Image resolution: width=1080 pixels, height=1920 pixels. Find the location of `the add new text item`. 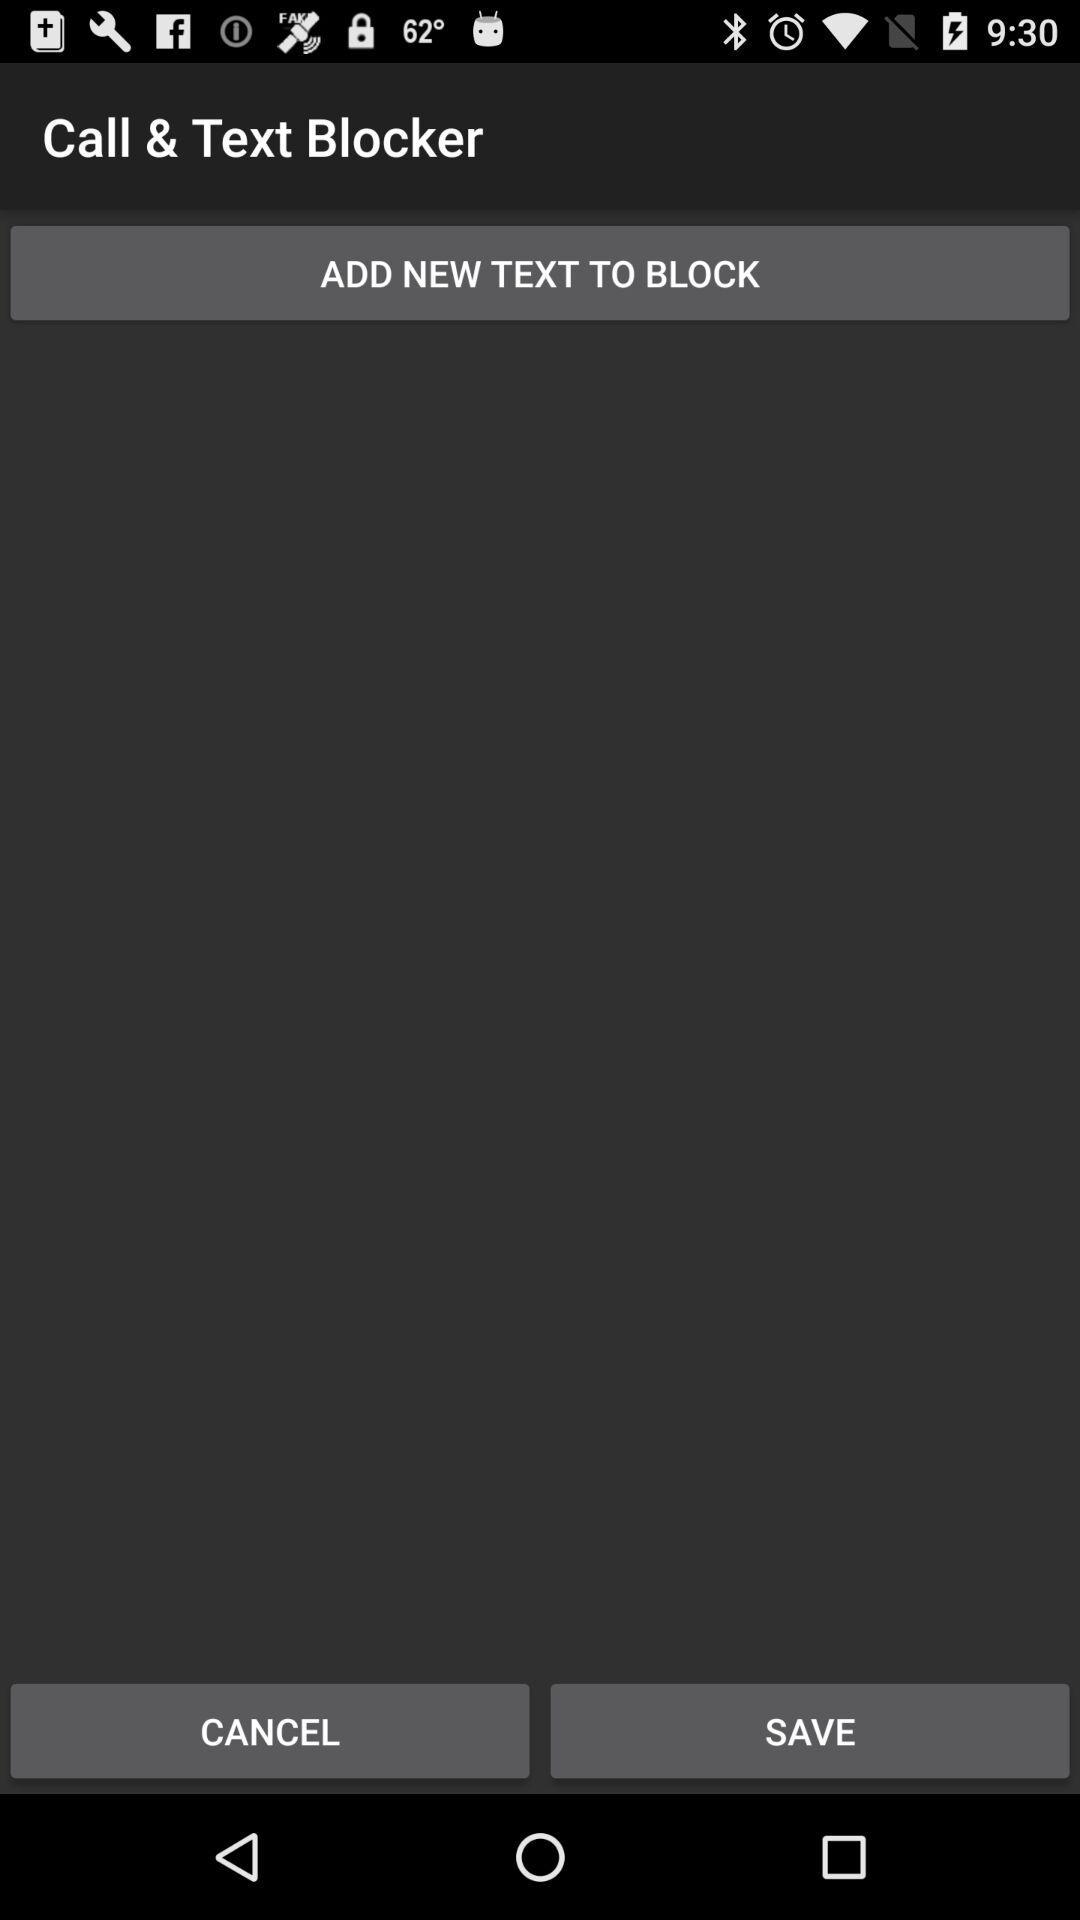

the add new text item is located at coordinates (540, 272).